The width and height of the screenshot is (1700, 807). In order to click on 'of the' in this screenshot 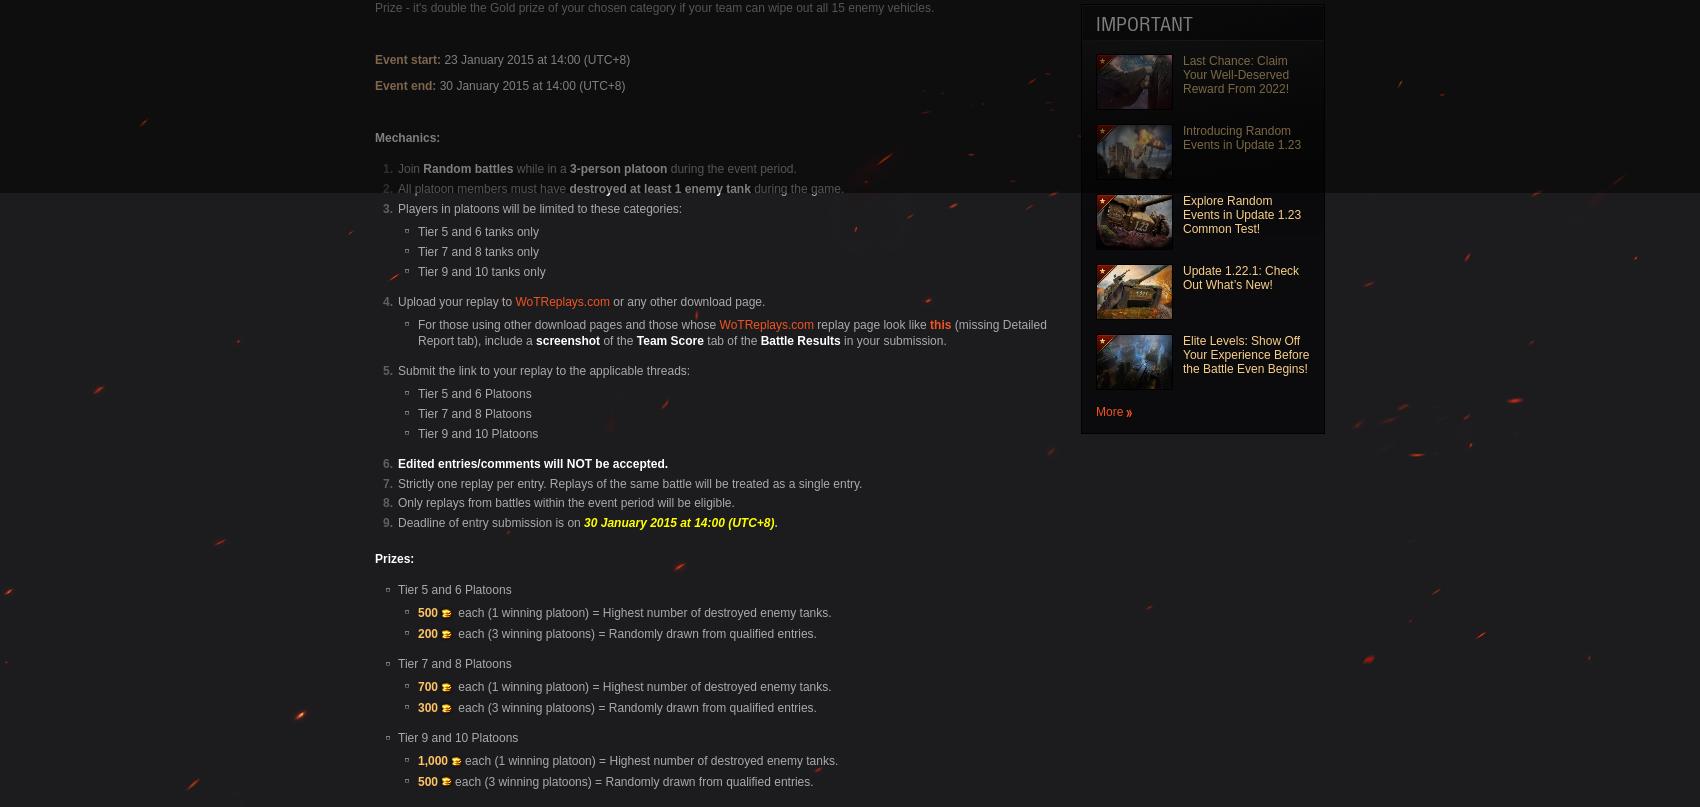, I will do `click(598, 339)`.